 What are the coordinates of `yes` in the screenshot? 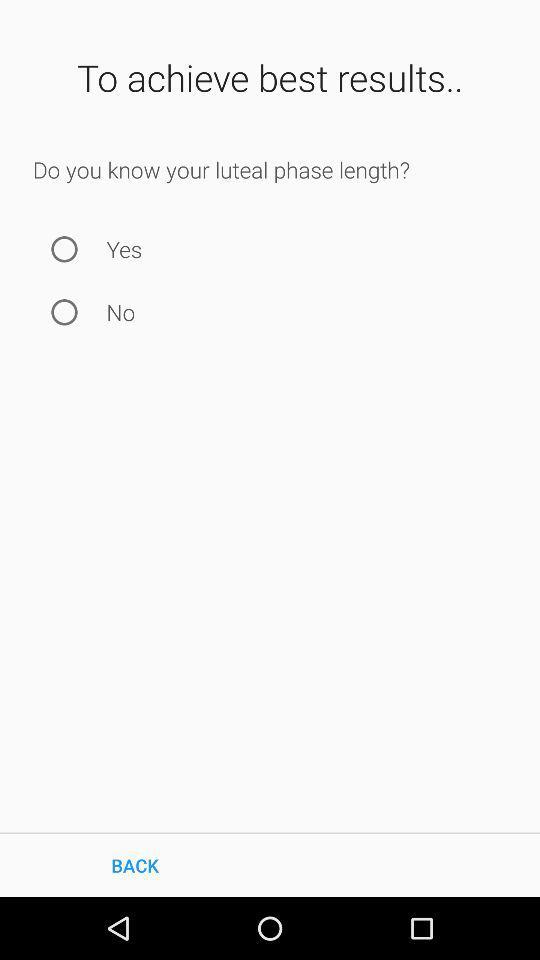 It's located at (64, 248).